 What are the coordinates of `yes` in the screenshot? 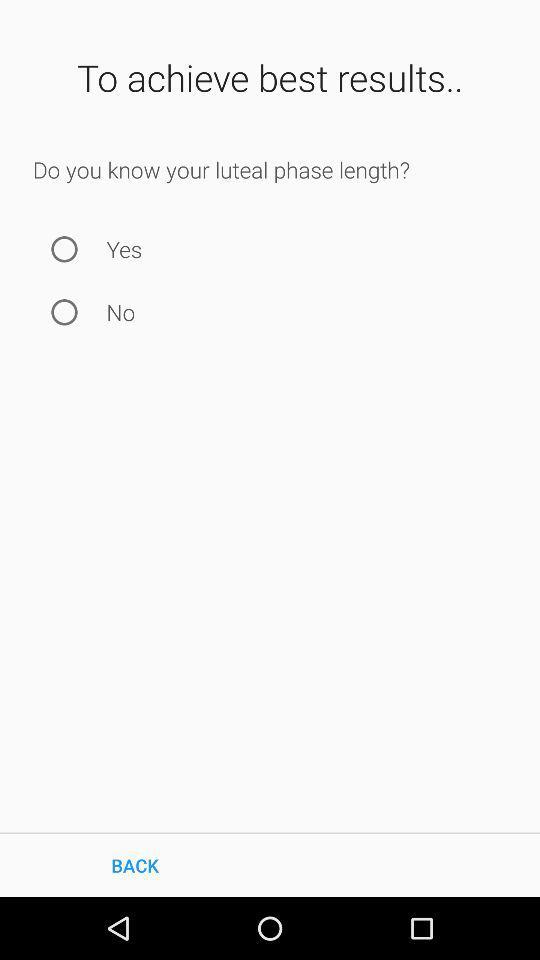 It's located at (64, 248).